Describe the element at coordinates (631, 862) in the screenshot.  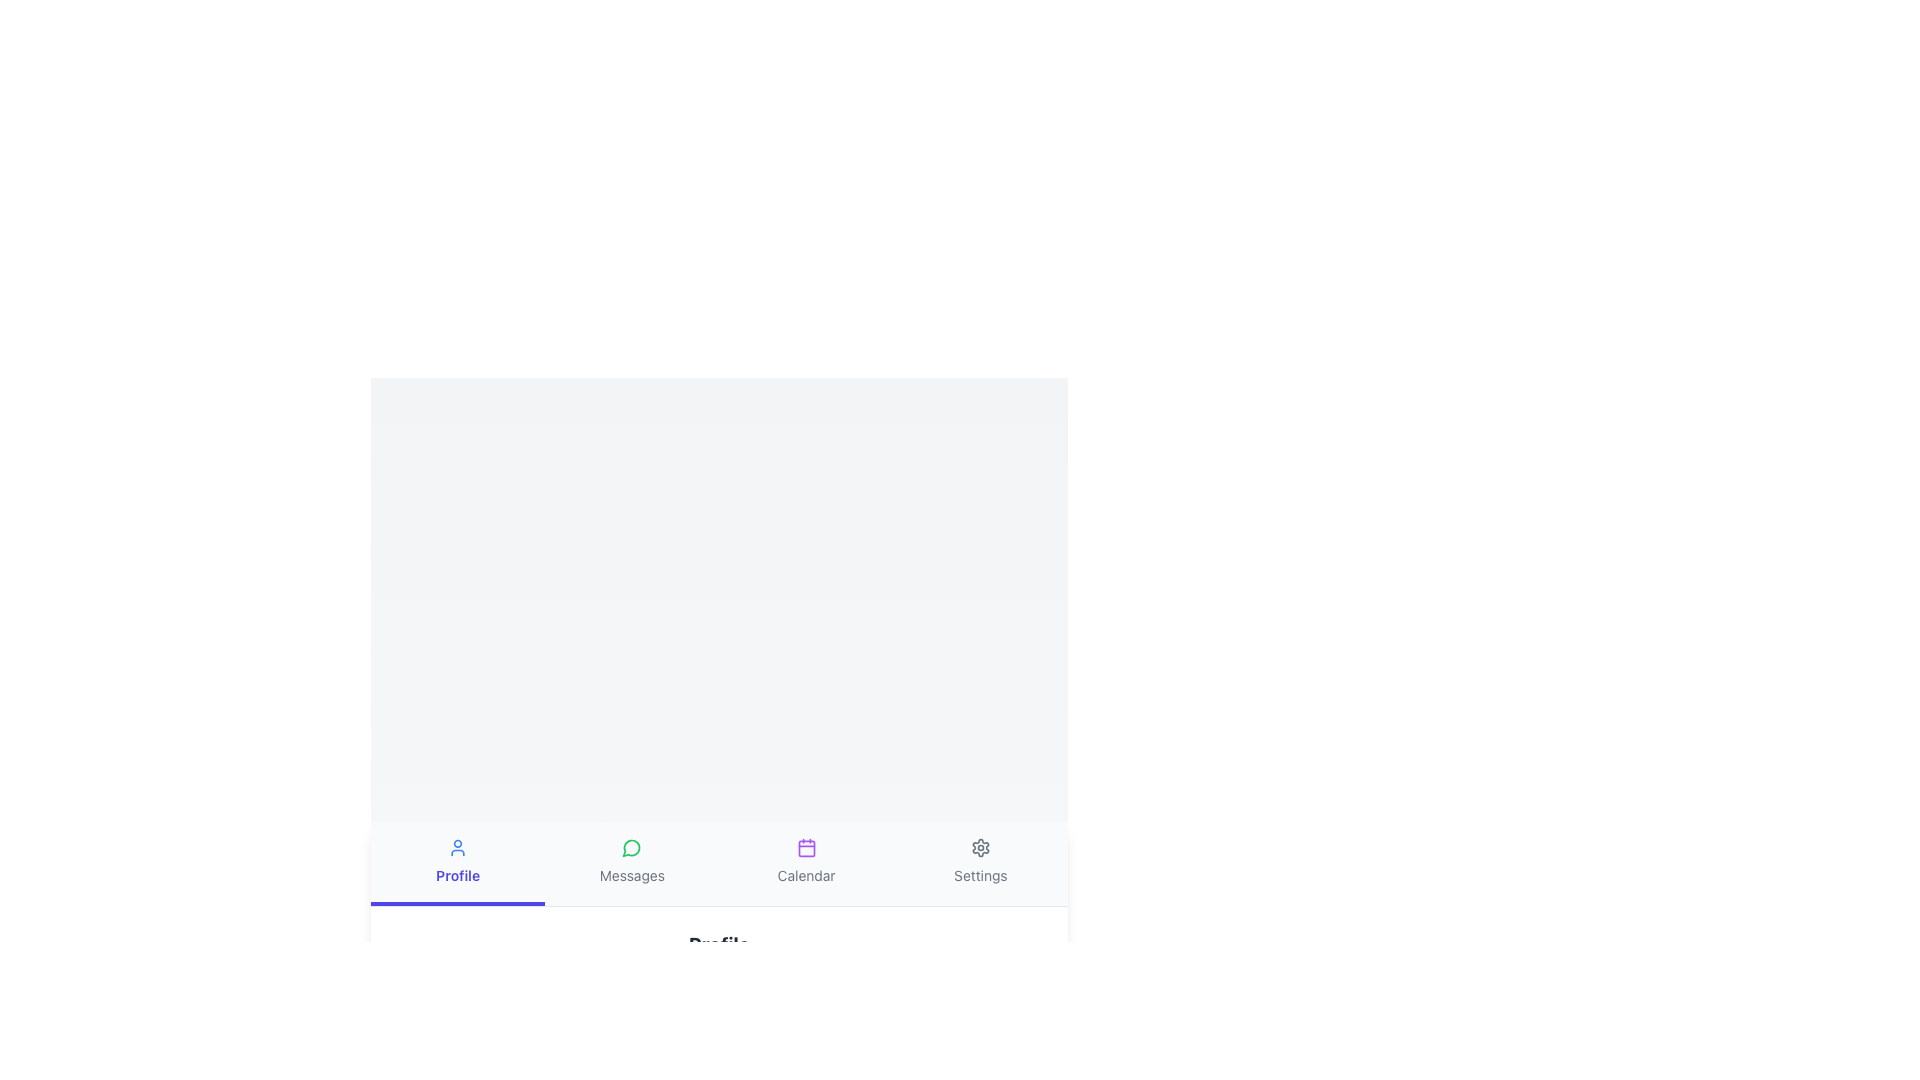
I see `the 'Messages' navigation button, which is represented by a circular green icon with the label 'Messages' in gray text, located in the bottom navigation bar` at that location.